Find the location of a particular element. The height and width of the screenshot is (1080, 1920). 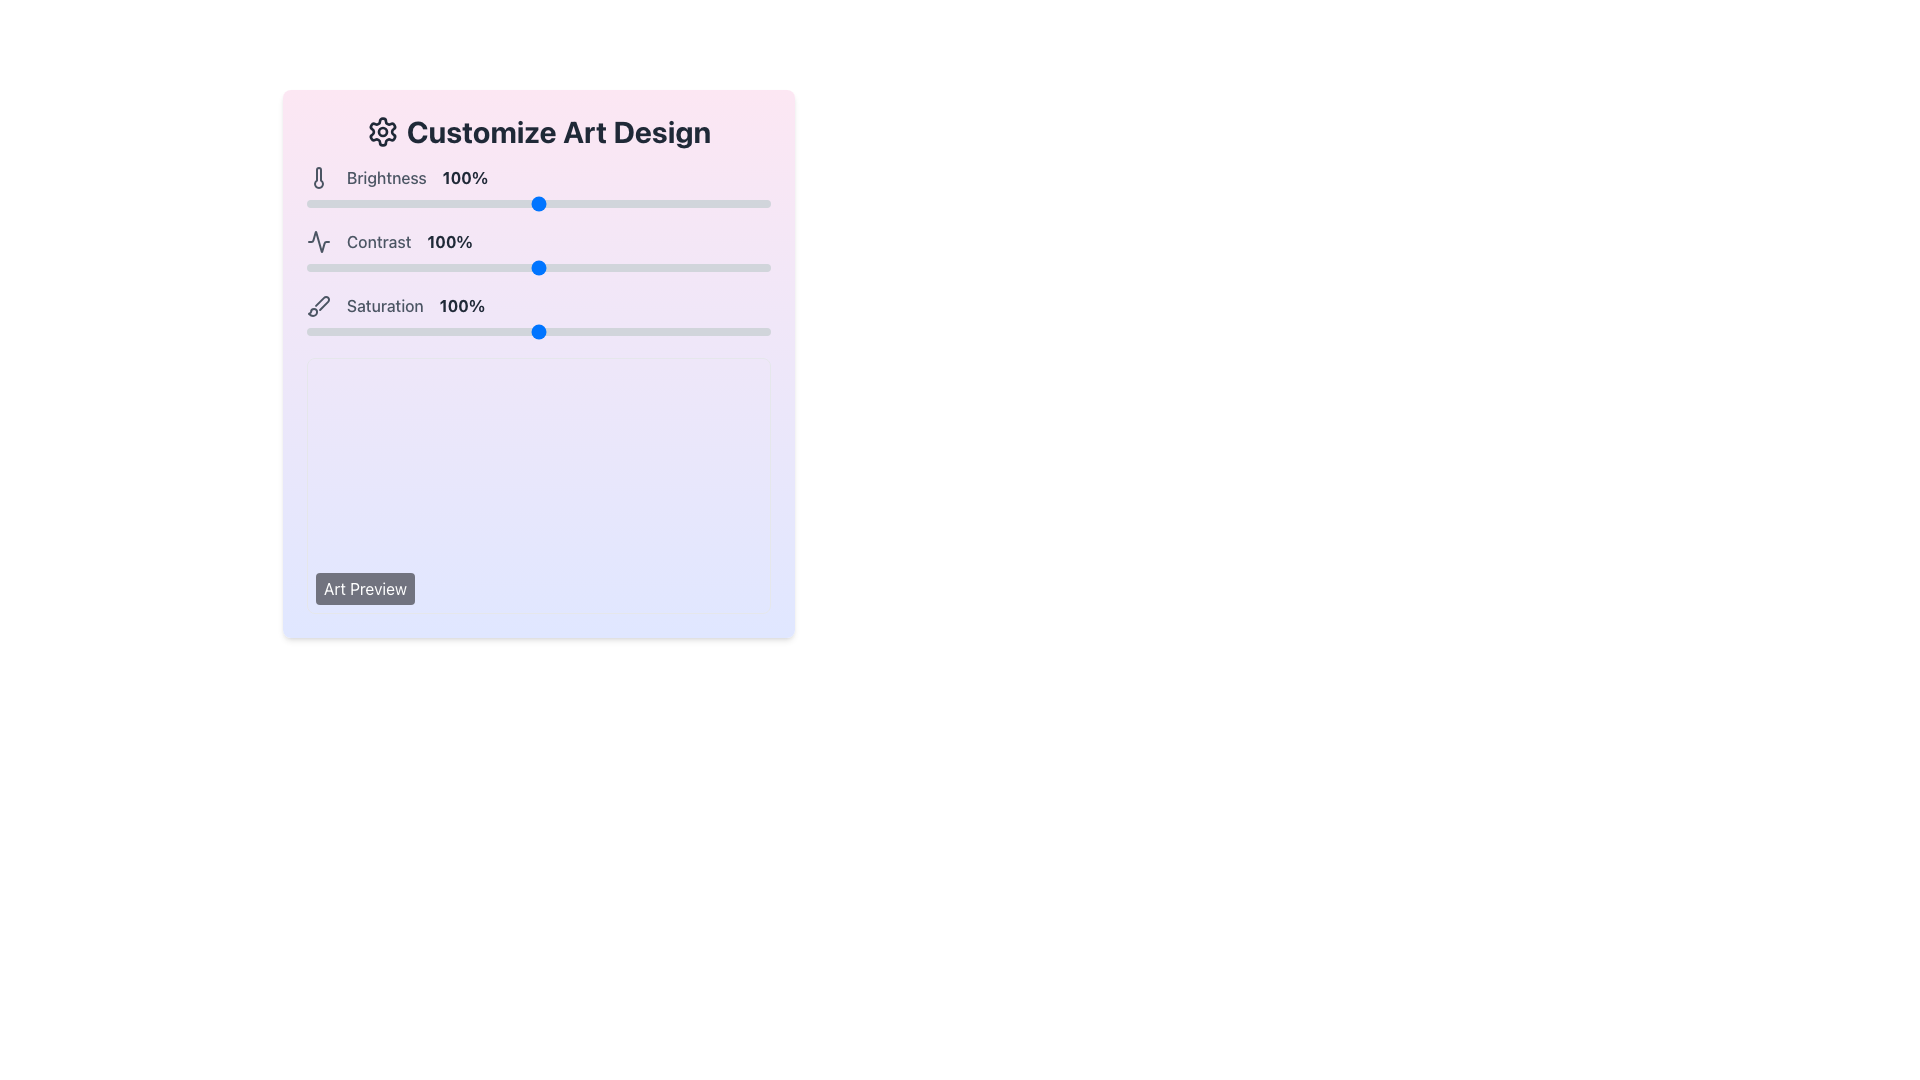

contrast is located at coordinates (565, 266).